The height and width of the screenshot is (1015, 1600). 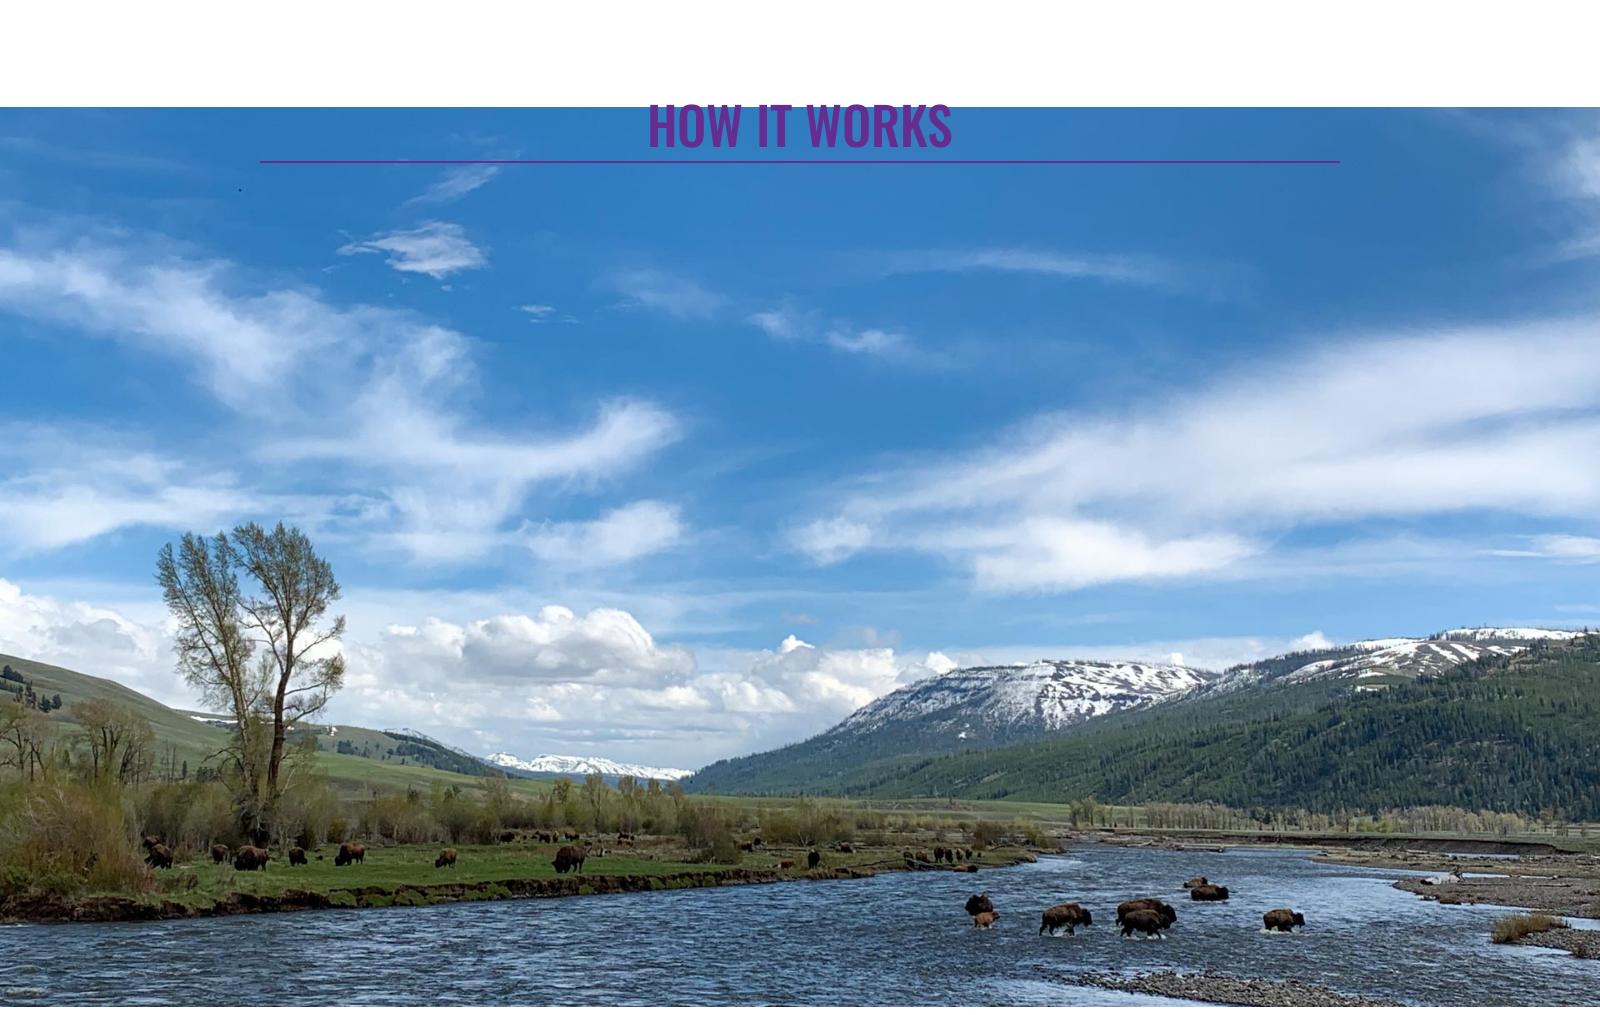 I want to click on 'page, enter your desired rental dates in top right corner. Availability and pricing for your dates will be displayed for everything from rental cars to bear spray. Use the menu on left of page to view all items by category. Add desired items to cart and follow check out process. If items are not available, no price will be displayed. the absolute easiest way is to call the office 7/365 9-5pm; 406-922-0179.', so click(x=398, y=532).